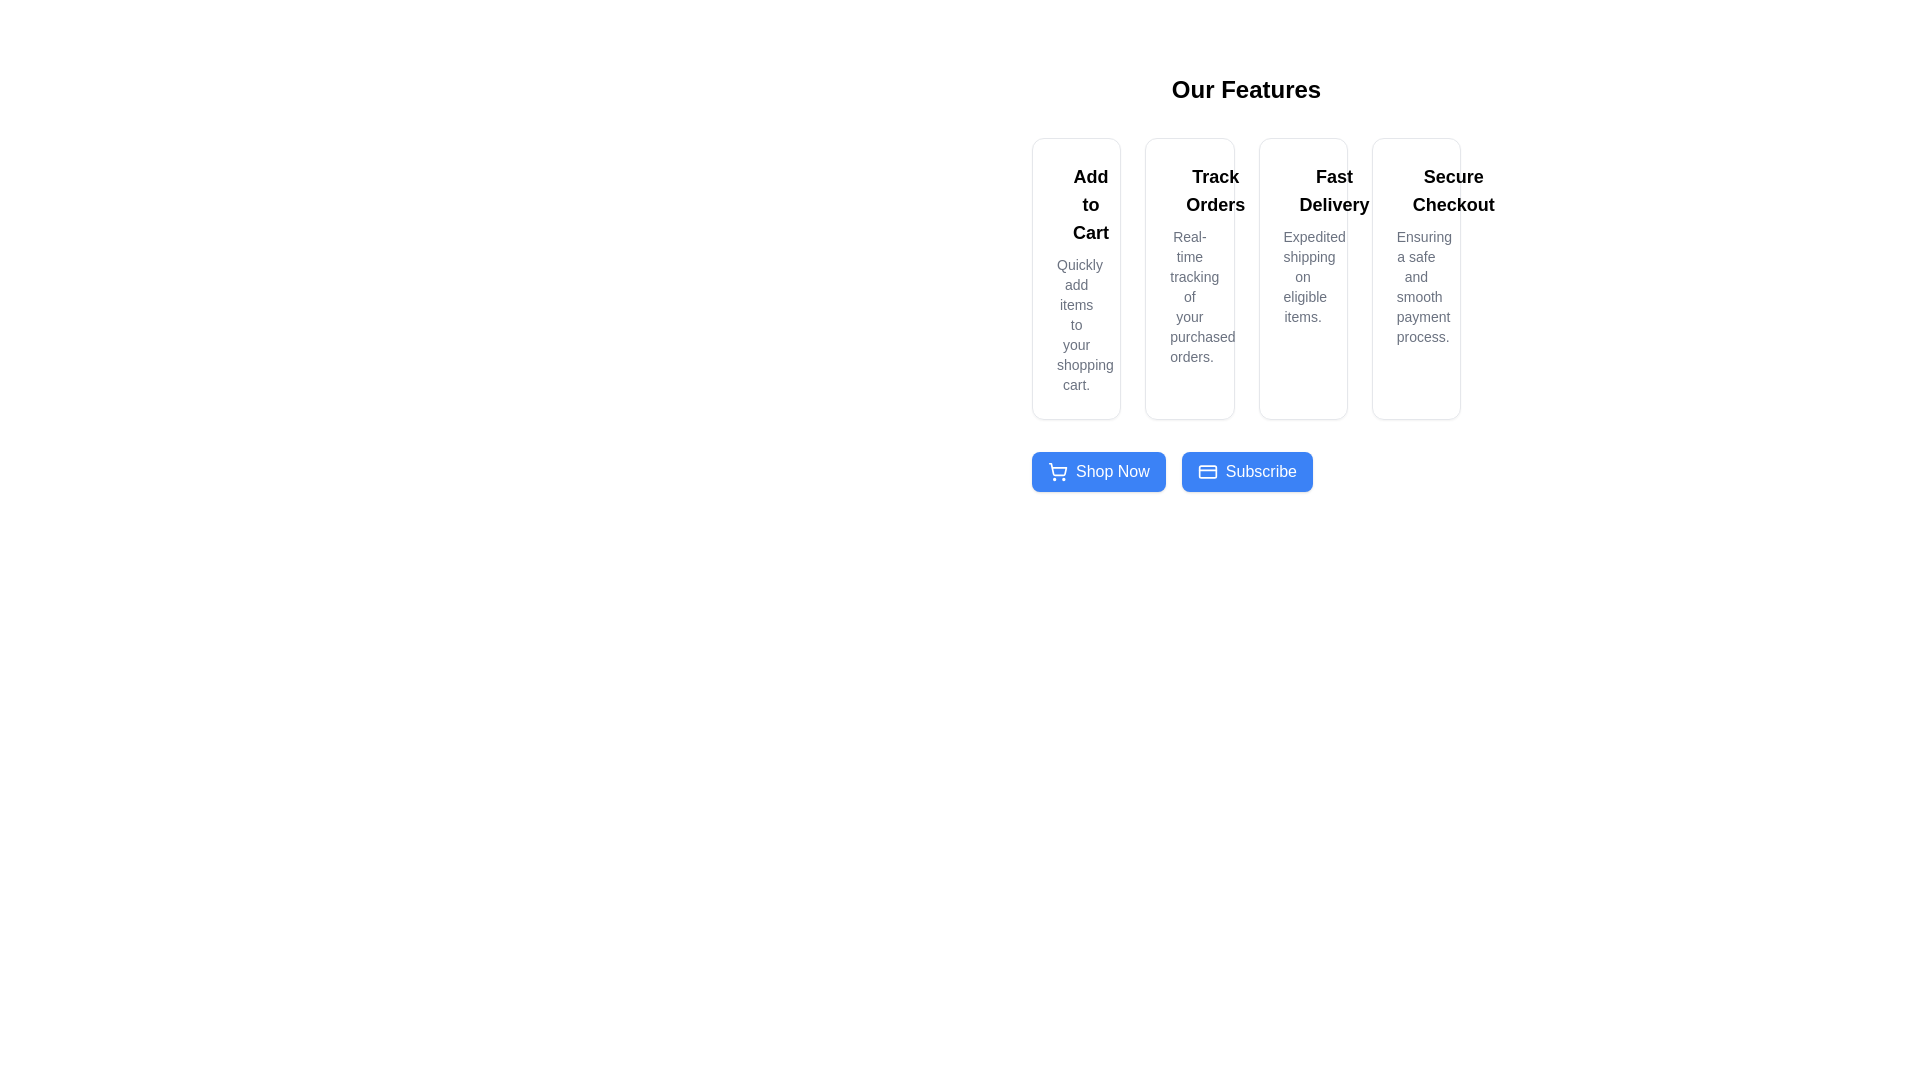 The width and height of the screenshot is (1920, 1080). What do you see at coordinates (1189, 297) in the screenshot?
I see `description text located below the 'Track Orders' heading, which provides additional information about the 'Track Orders' feature, situated in the second feature card from the left in the 'Our Features' section` at bounding box center [1189, 297].